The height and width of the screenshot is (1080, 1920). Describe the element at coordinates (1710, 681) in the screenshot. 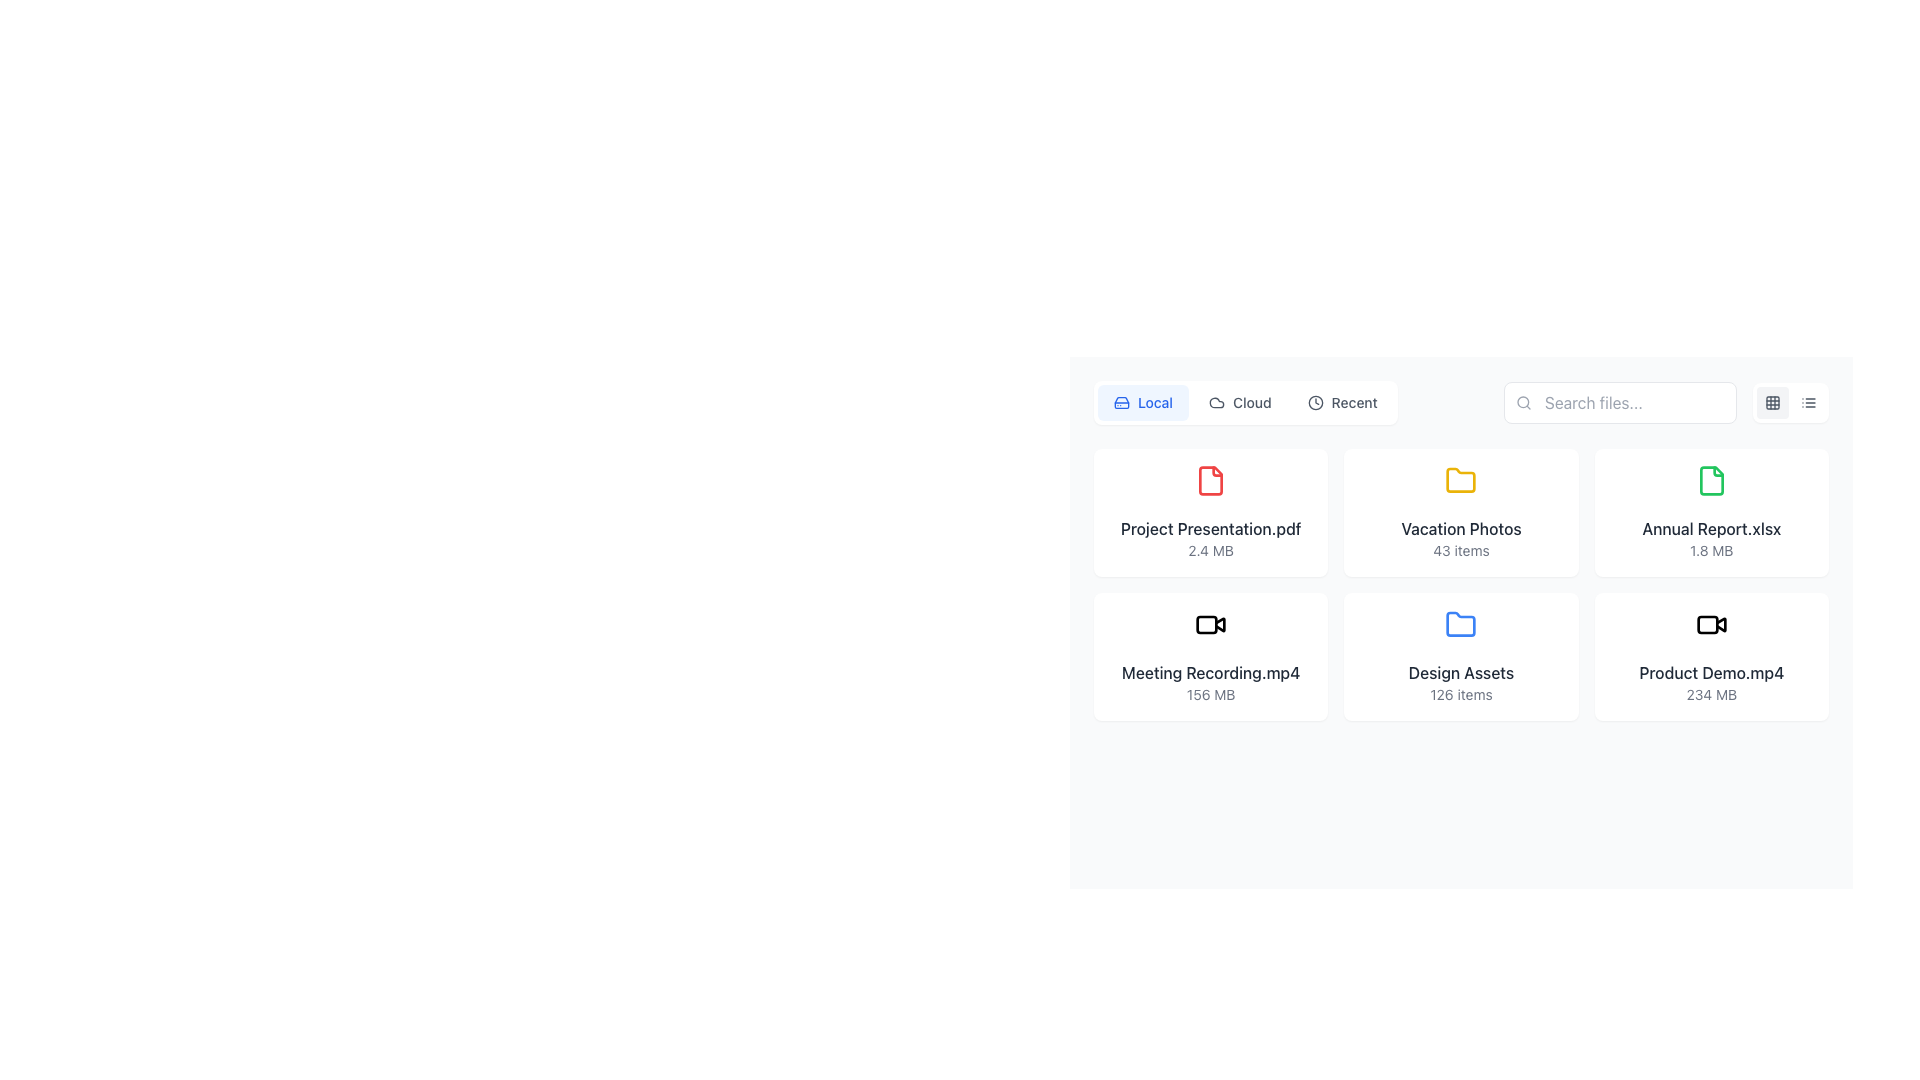

I see `the file name 'Product Demo.mp4' in the text label displaying file information` at that location.